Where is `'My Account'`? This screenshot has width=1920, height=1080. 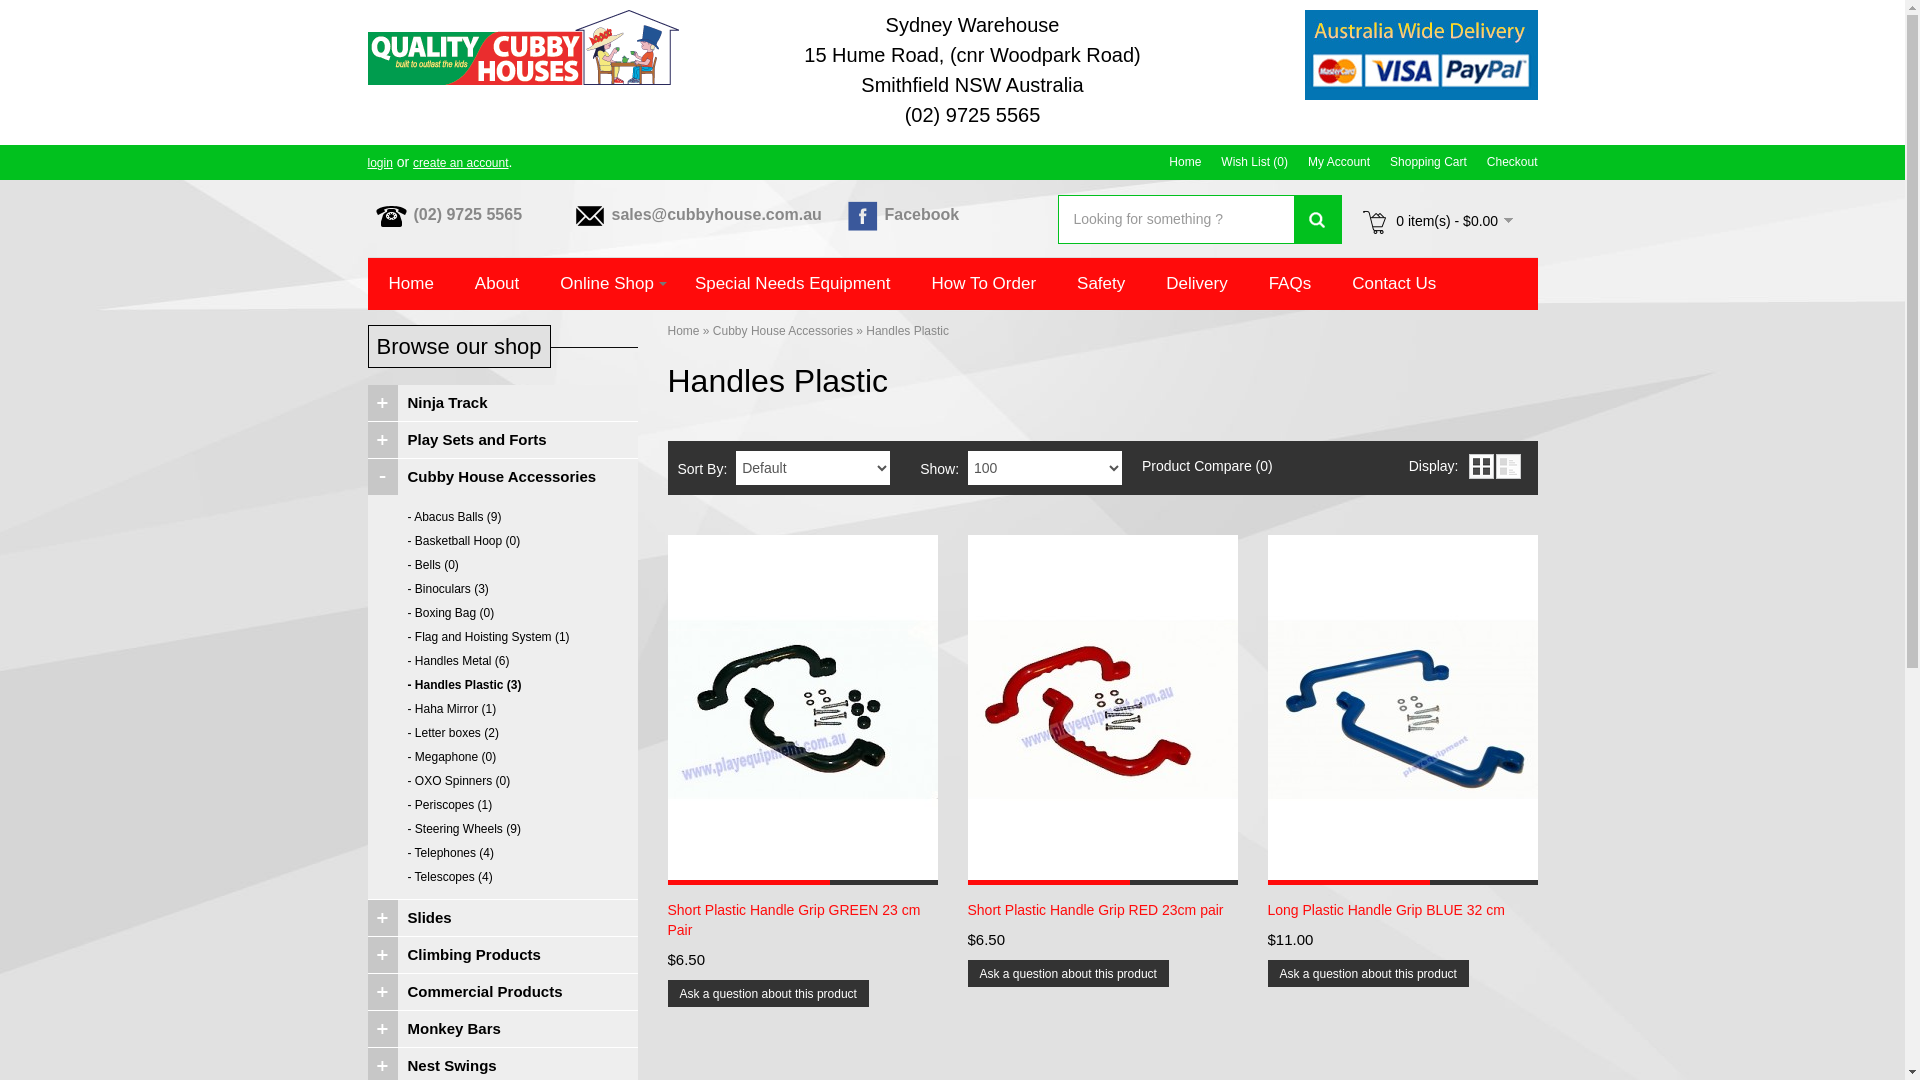
'My Account' is located at coordinates (1308, 161).